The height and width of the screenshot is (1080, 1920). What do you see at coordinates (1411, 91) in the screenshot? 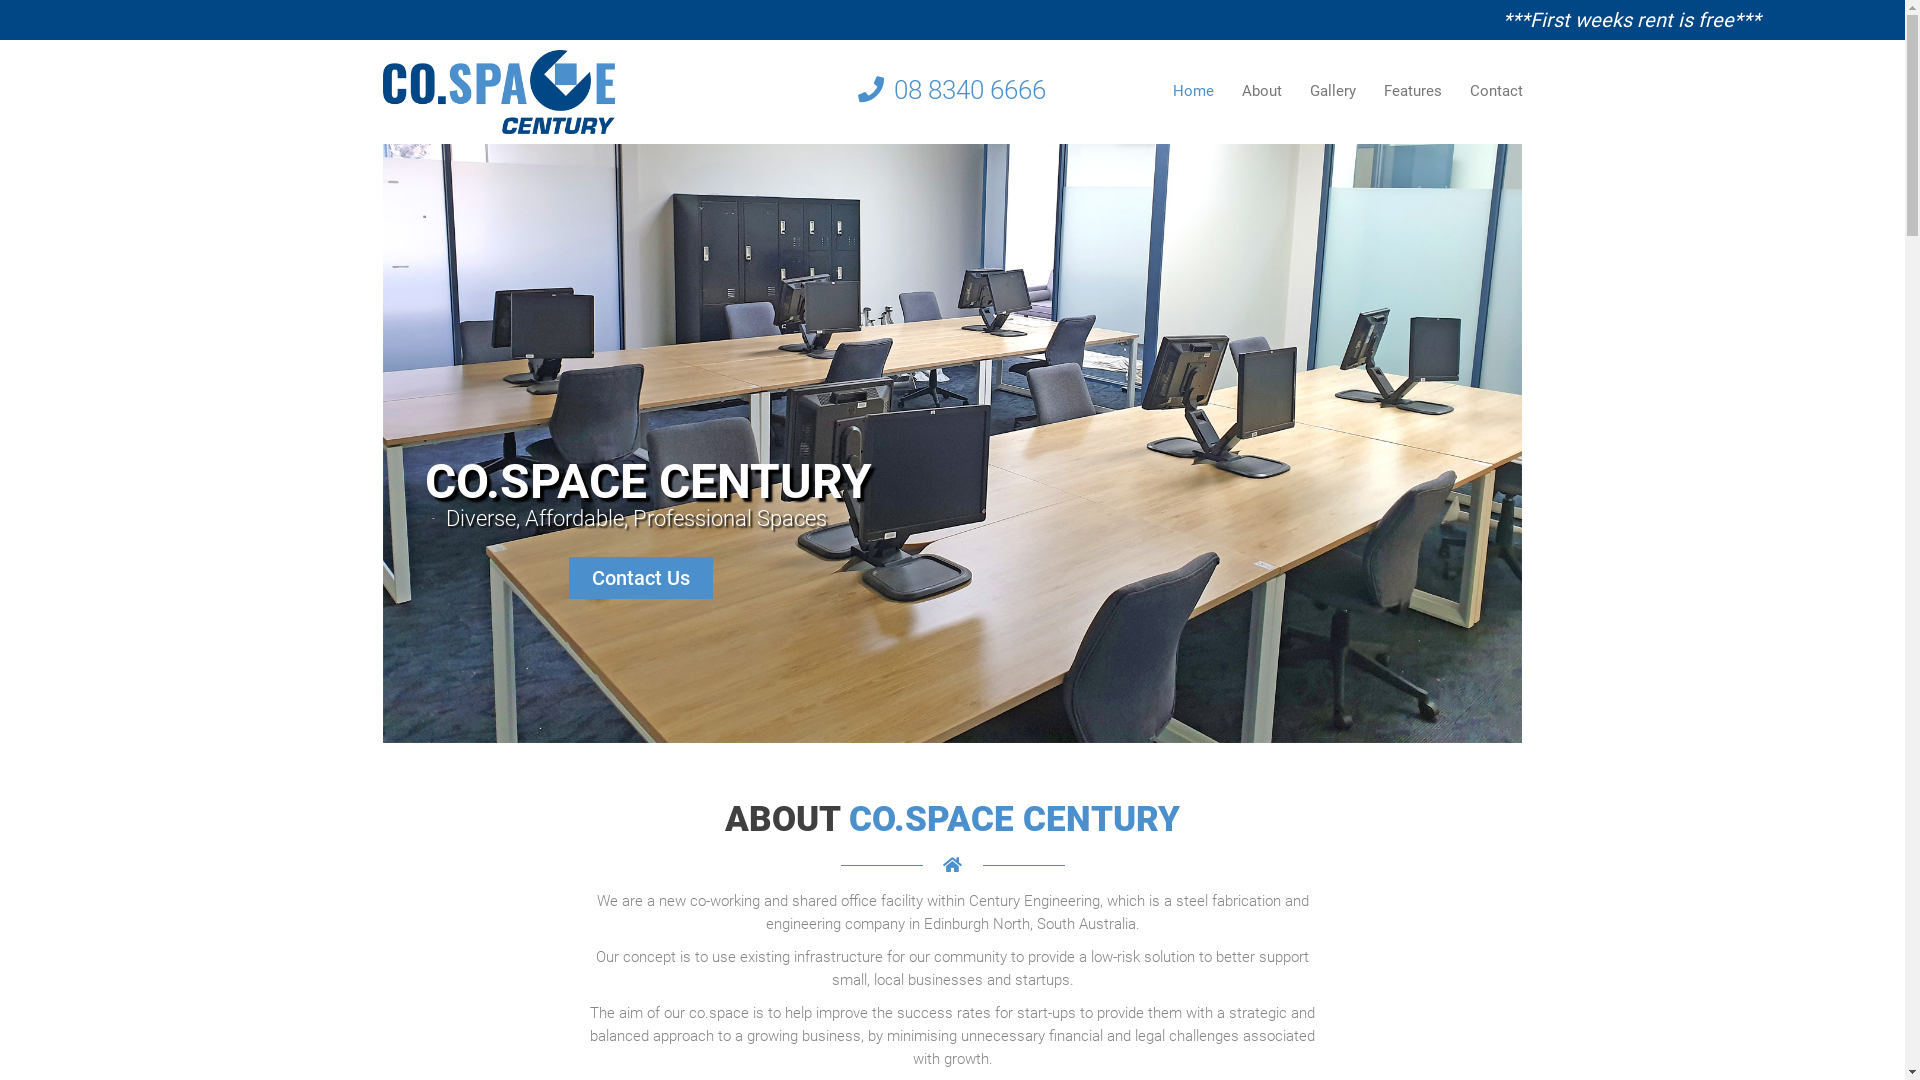
I see `'Features'` at bounding box center [1411, 91].